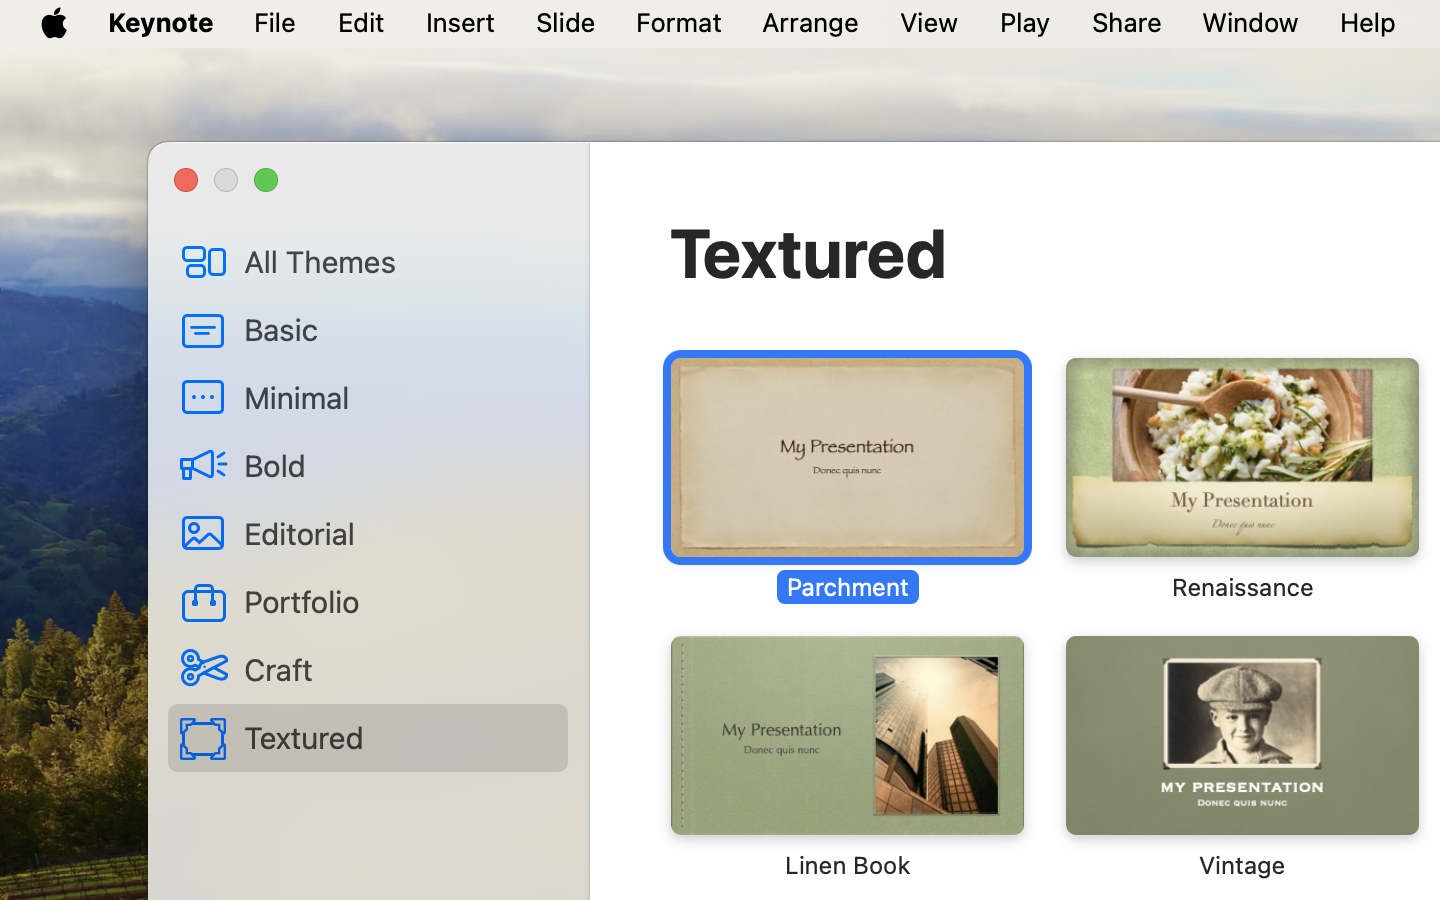 The height and width of the screenshot is (900, 1440). I want to click on 'Bold', so click(397, 464).